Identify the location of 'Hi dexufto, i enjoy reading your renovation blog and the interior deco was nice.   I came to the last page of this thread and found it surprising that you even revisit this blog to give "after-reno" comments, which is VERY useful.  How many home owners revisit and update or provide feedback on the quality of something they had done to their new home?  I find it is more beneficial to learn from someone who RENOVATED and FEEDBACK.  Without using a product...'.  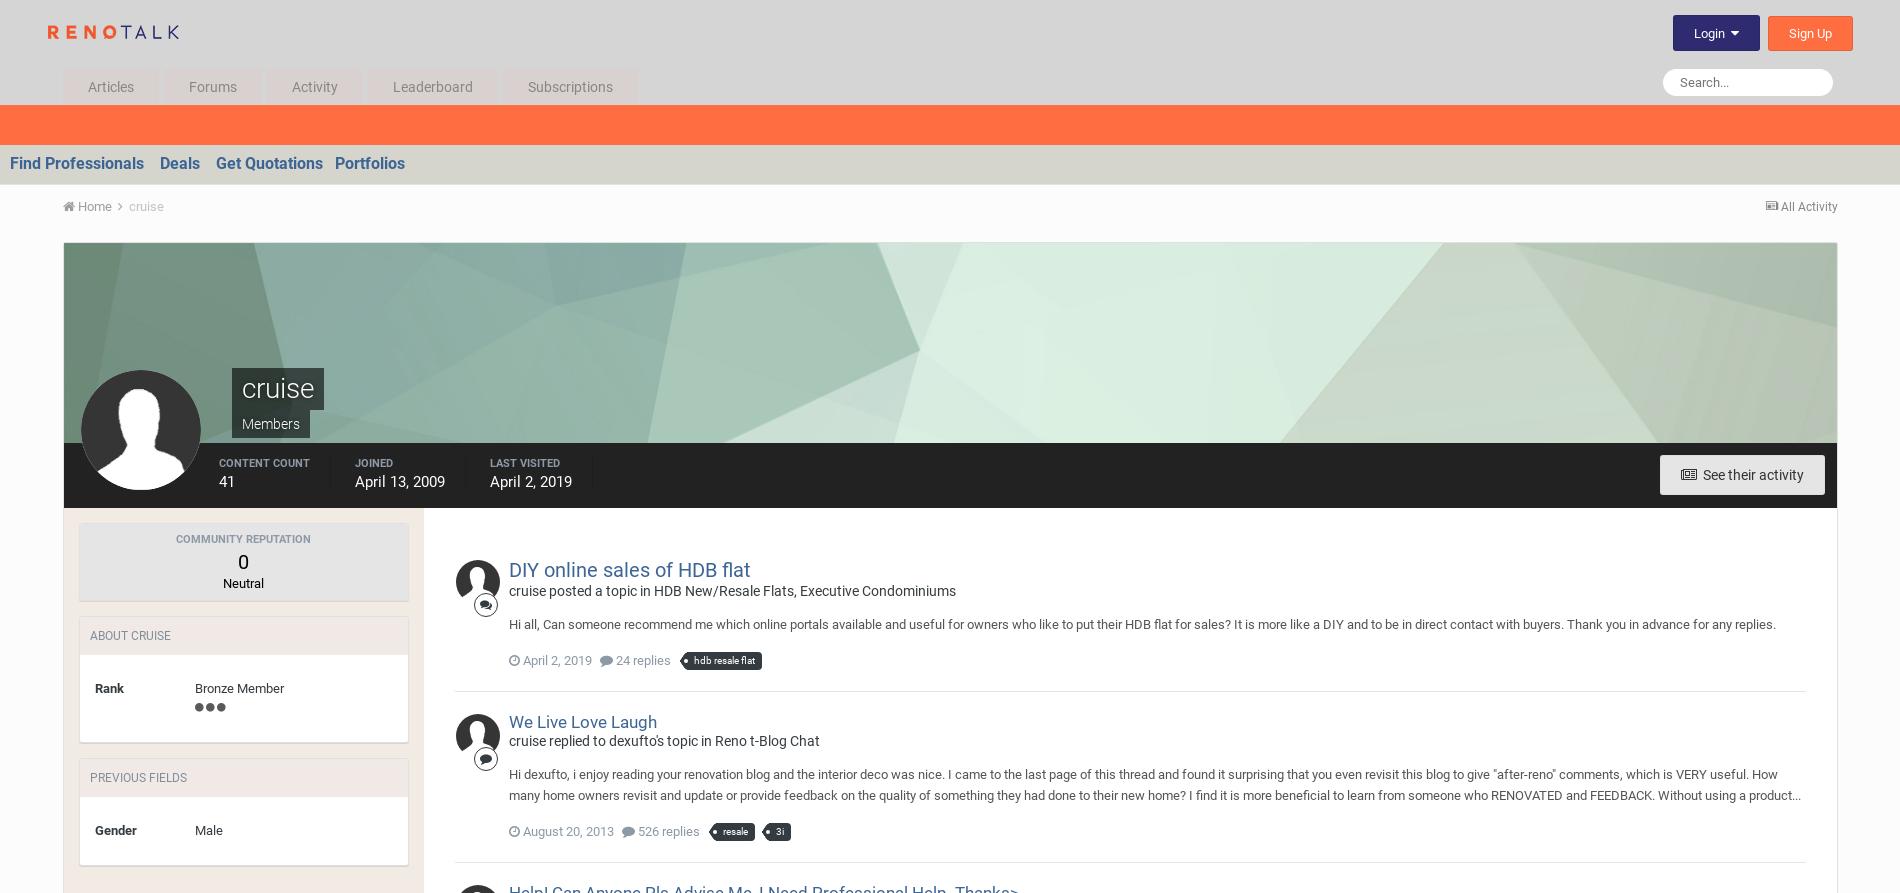
(1154, 783).